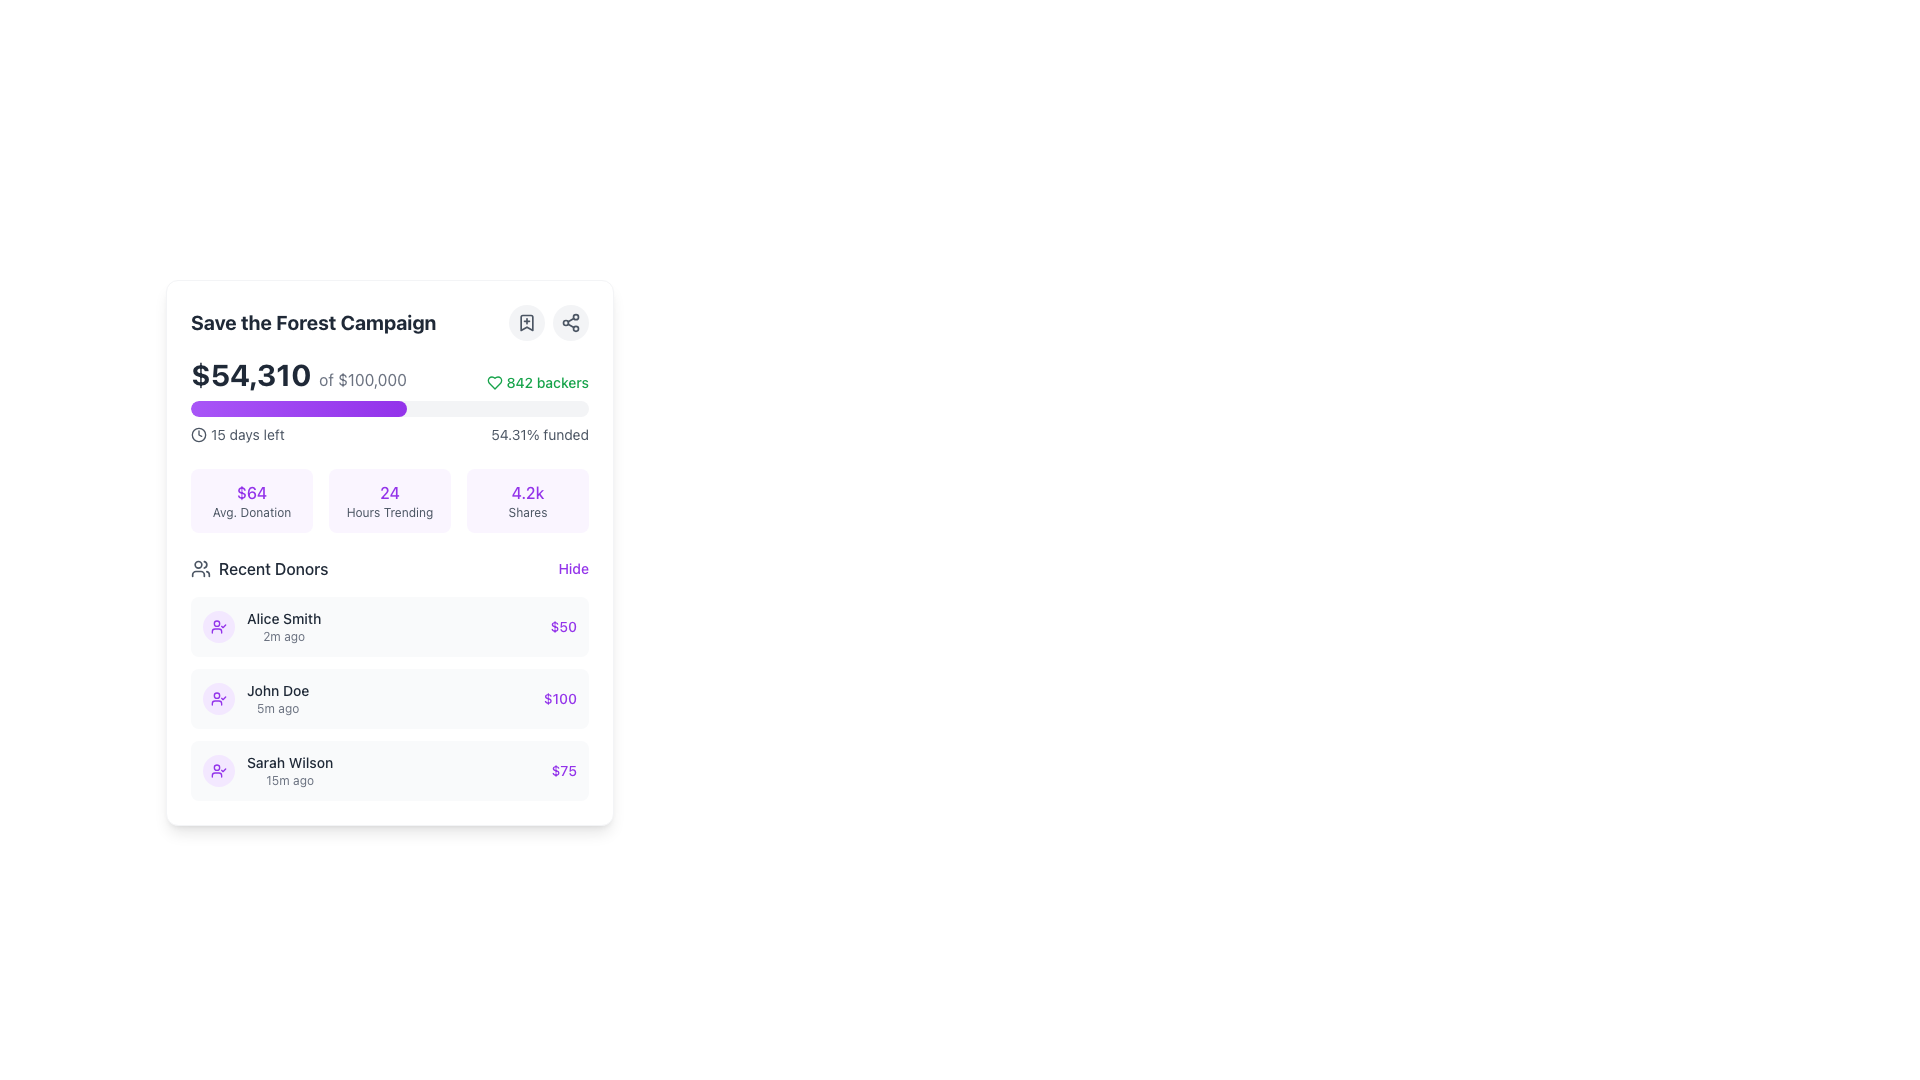  I want to click on the verified status icon indicating acknowledgment for the user 'Alice Smith', located in the 'Recent Donors' section, so click(219, 770).